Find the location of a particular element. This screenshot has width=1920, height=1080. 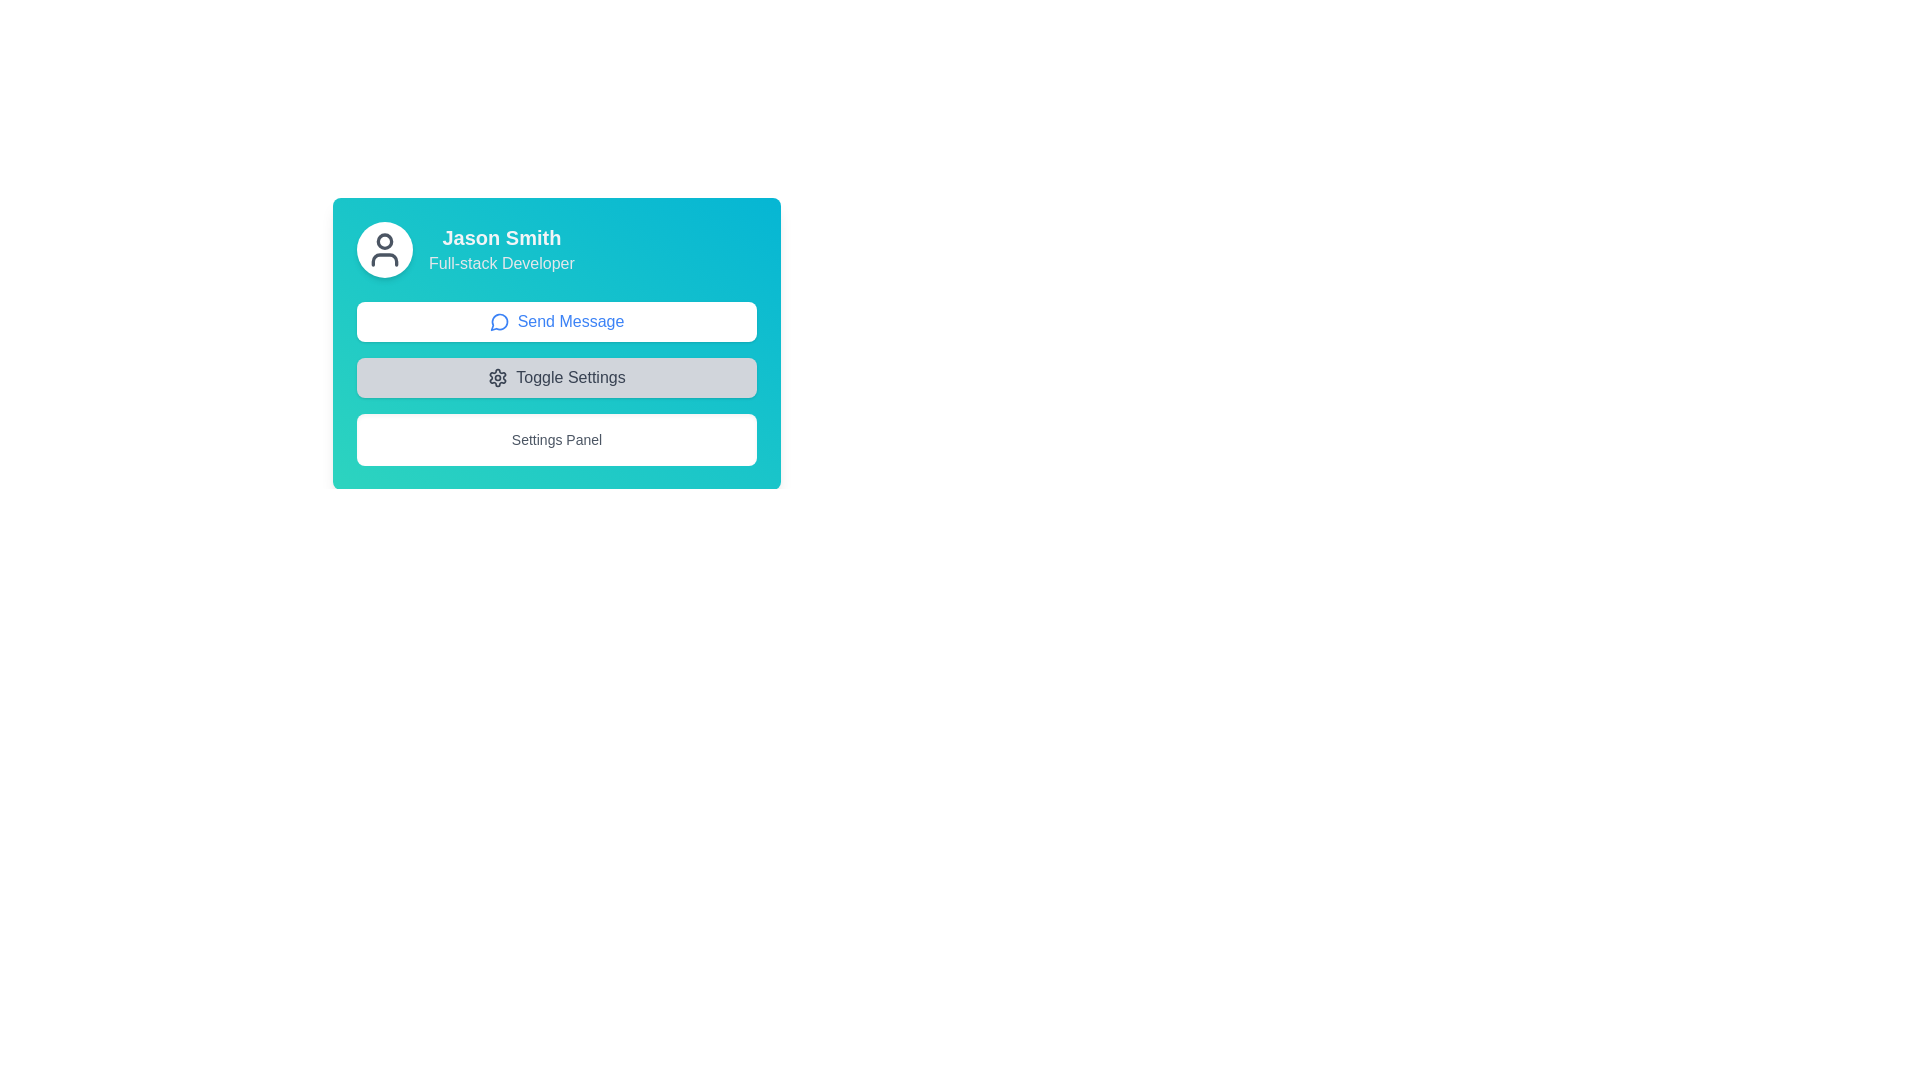

the settings icon located to the left of the 'Toggle Settings' text is located at coordinates (498, 378).